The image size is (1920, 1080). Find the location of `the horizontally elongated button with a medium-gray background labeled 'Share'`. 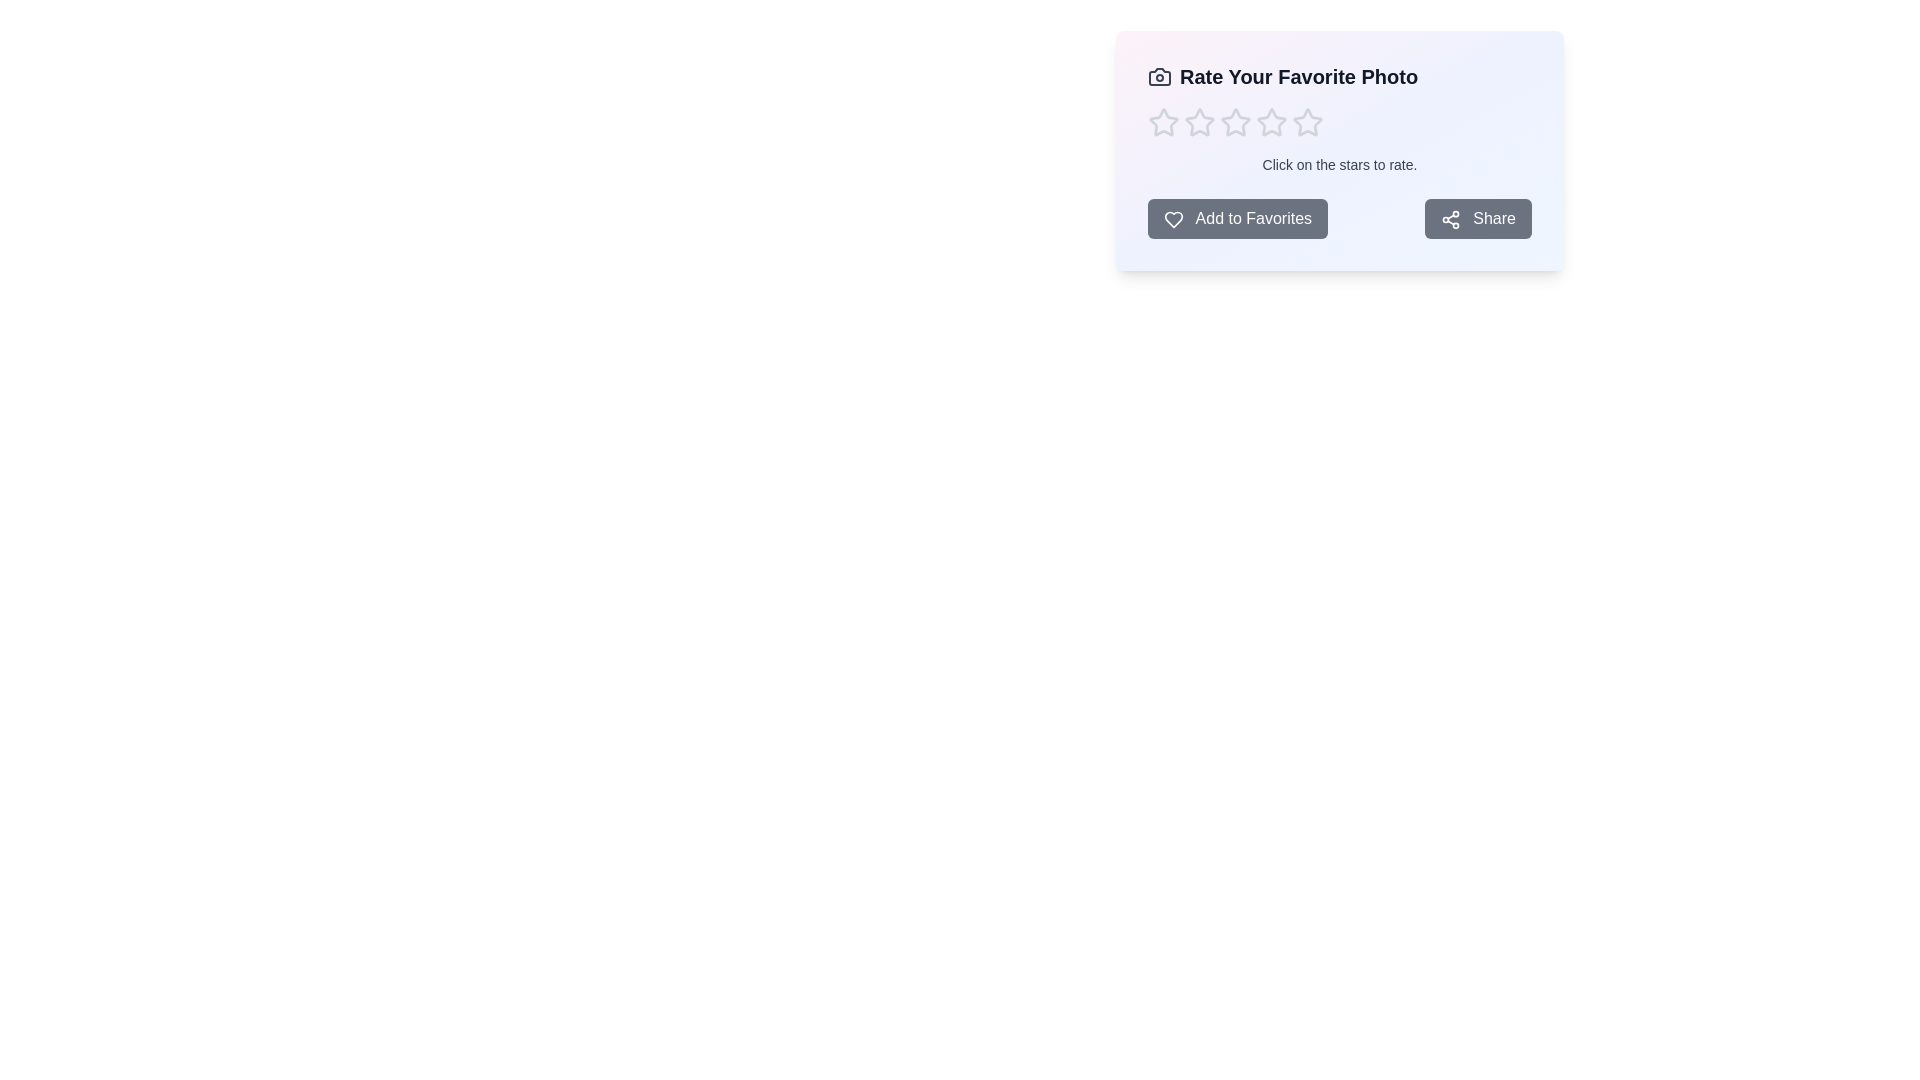

the horizontally elongated button with a medium-gray background labeled 'Share' is located at coordinates (1478, 219).